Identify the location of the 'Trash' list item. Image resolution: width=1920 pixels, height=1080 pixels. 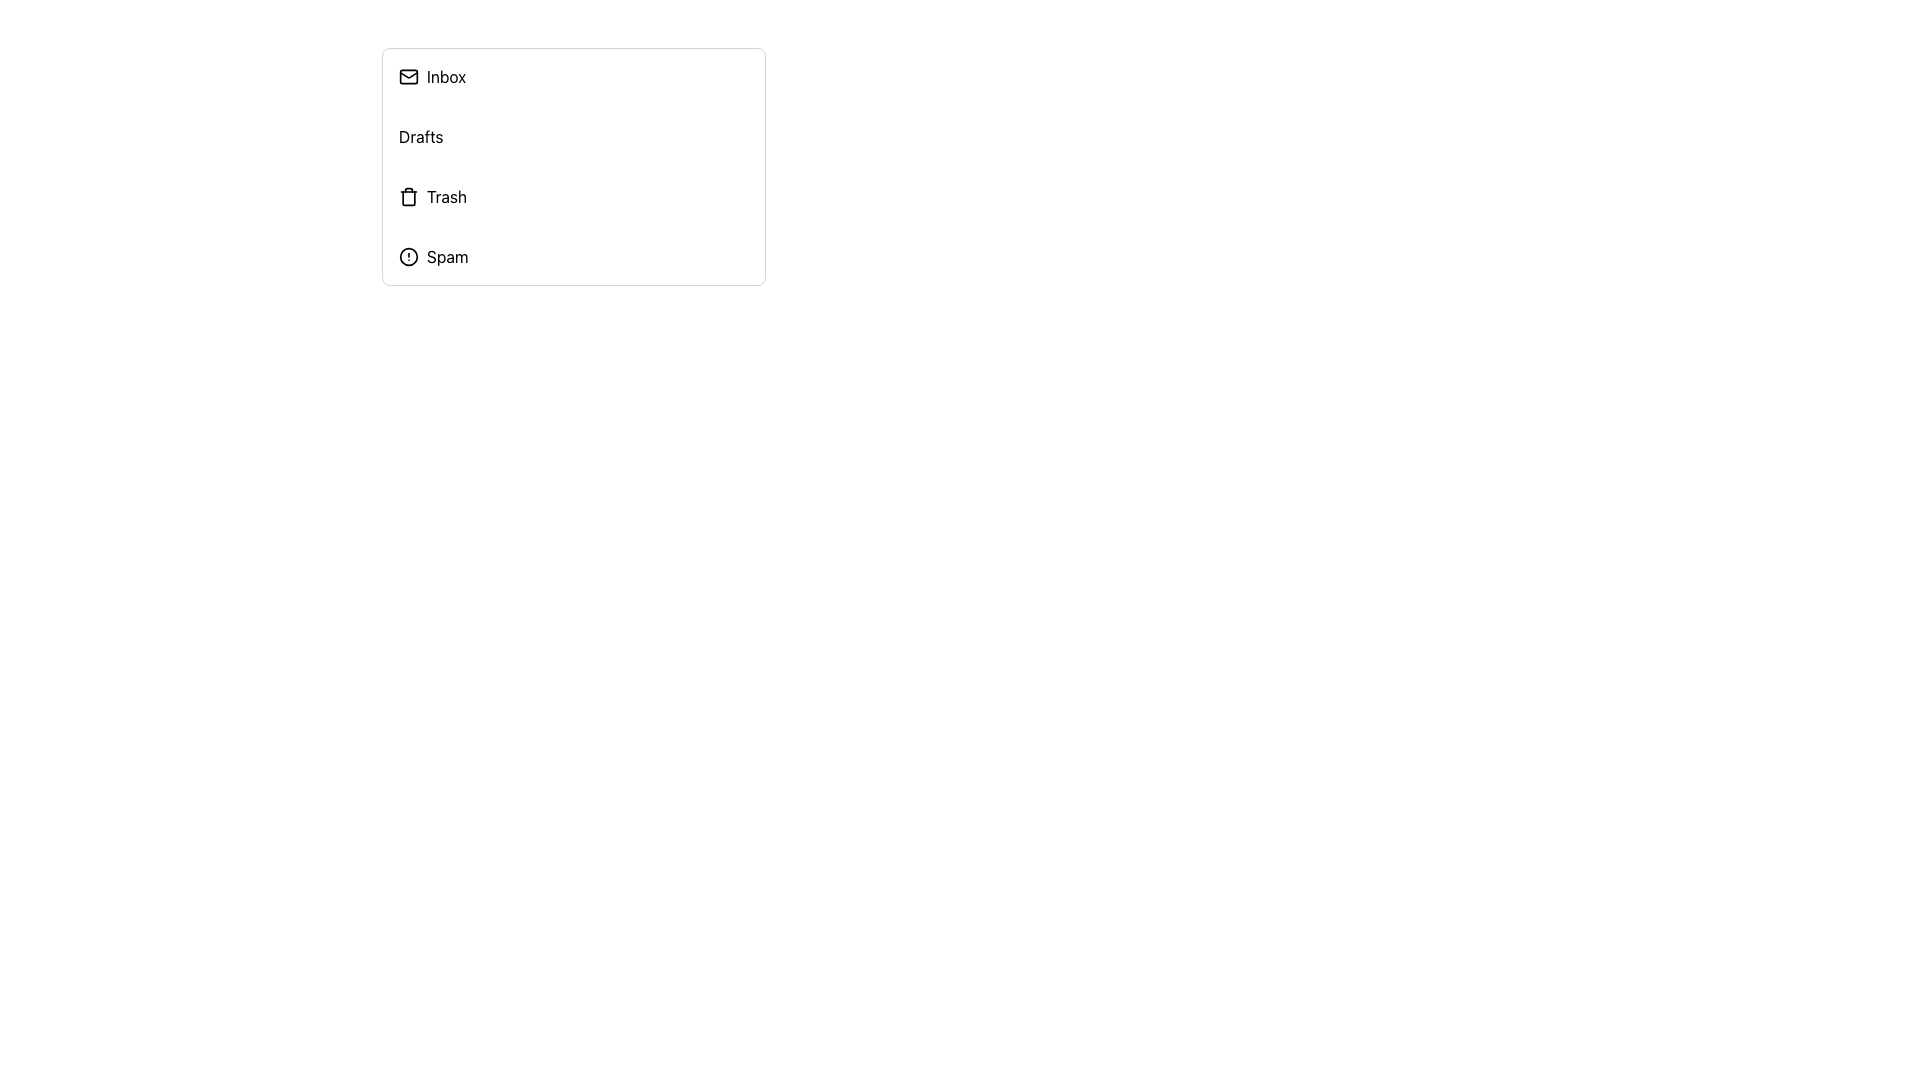
(573, 196).